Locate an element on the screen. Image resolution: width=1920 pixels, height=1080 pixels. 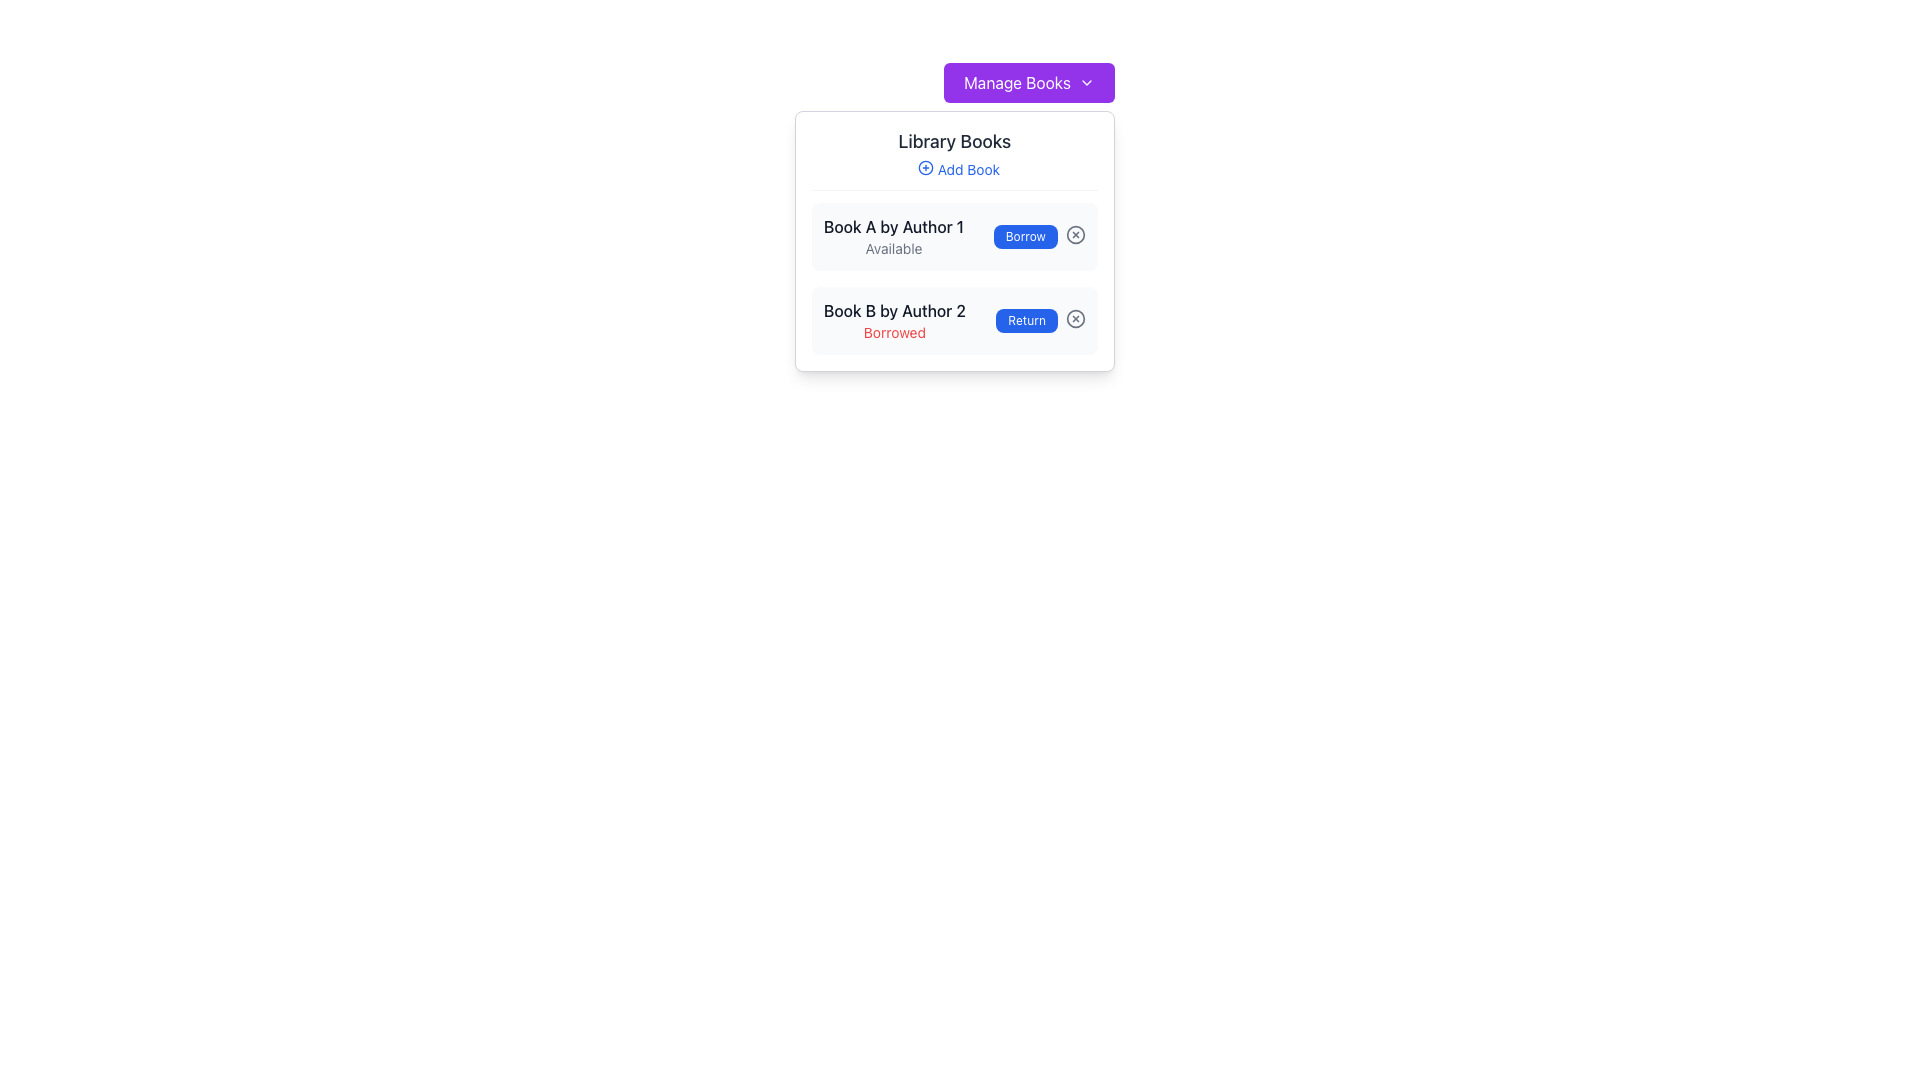
the text label reading 'Available', which is styled with a smaller gray font and located below the title 'Book A by Author 1' is located at coordinates (892, 248).